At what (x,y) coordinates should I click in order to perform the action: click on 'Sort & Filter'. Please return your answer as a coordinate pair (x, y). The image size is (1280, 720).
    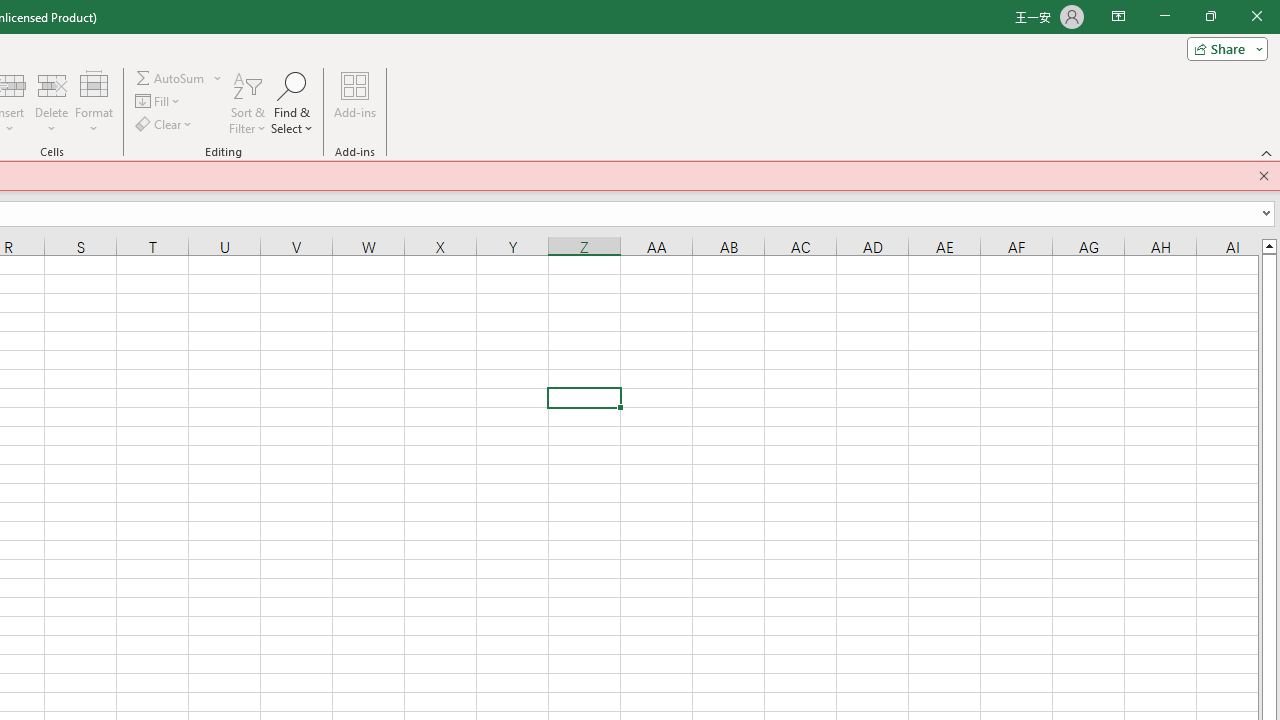
    Looking at the image, I should click on (246, 103).